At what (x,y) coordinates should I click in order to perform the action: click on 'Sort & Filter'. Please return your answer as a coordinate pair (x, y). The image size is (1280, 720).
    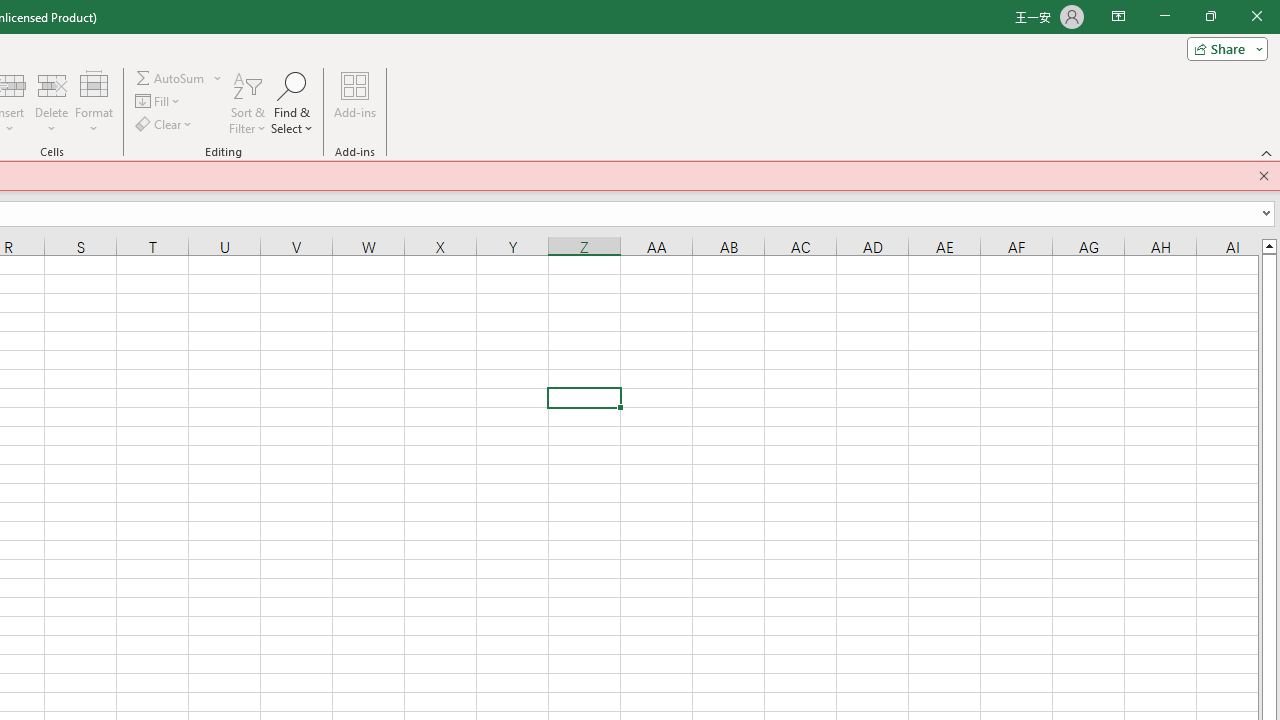
    Looking at the image, I should click on (246, 103).